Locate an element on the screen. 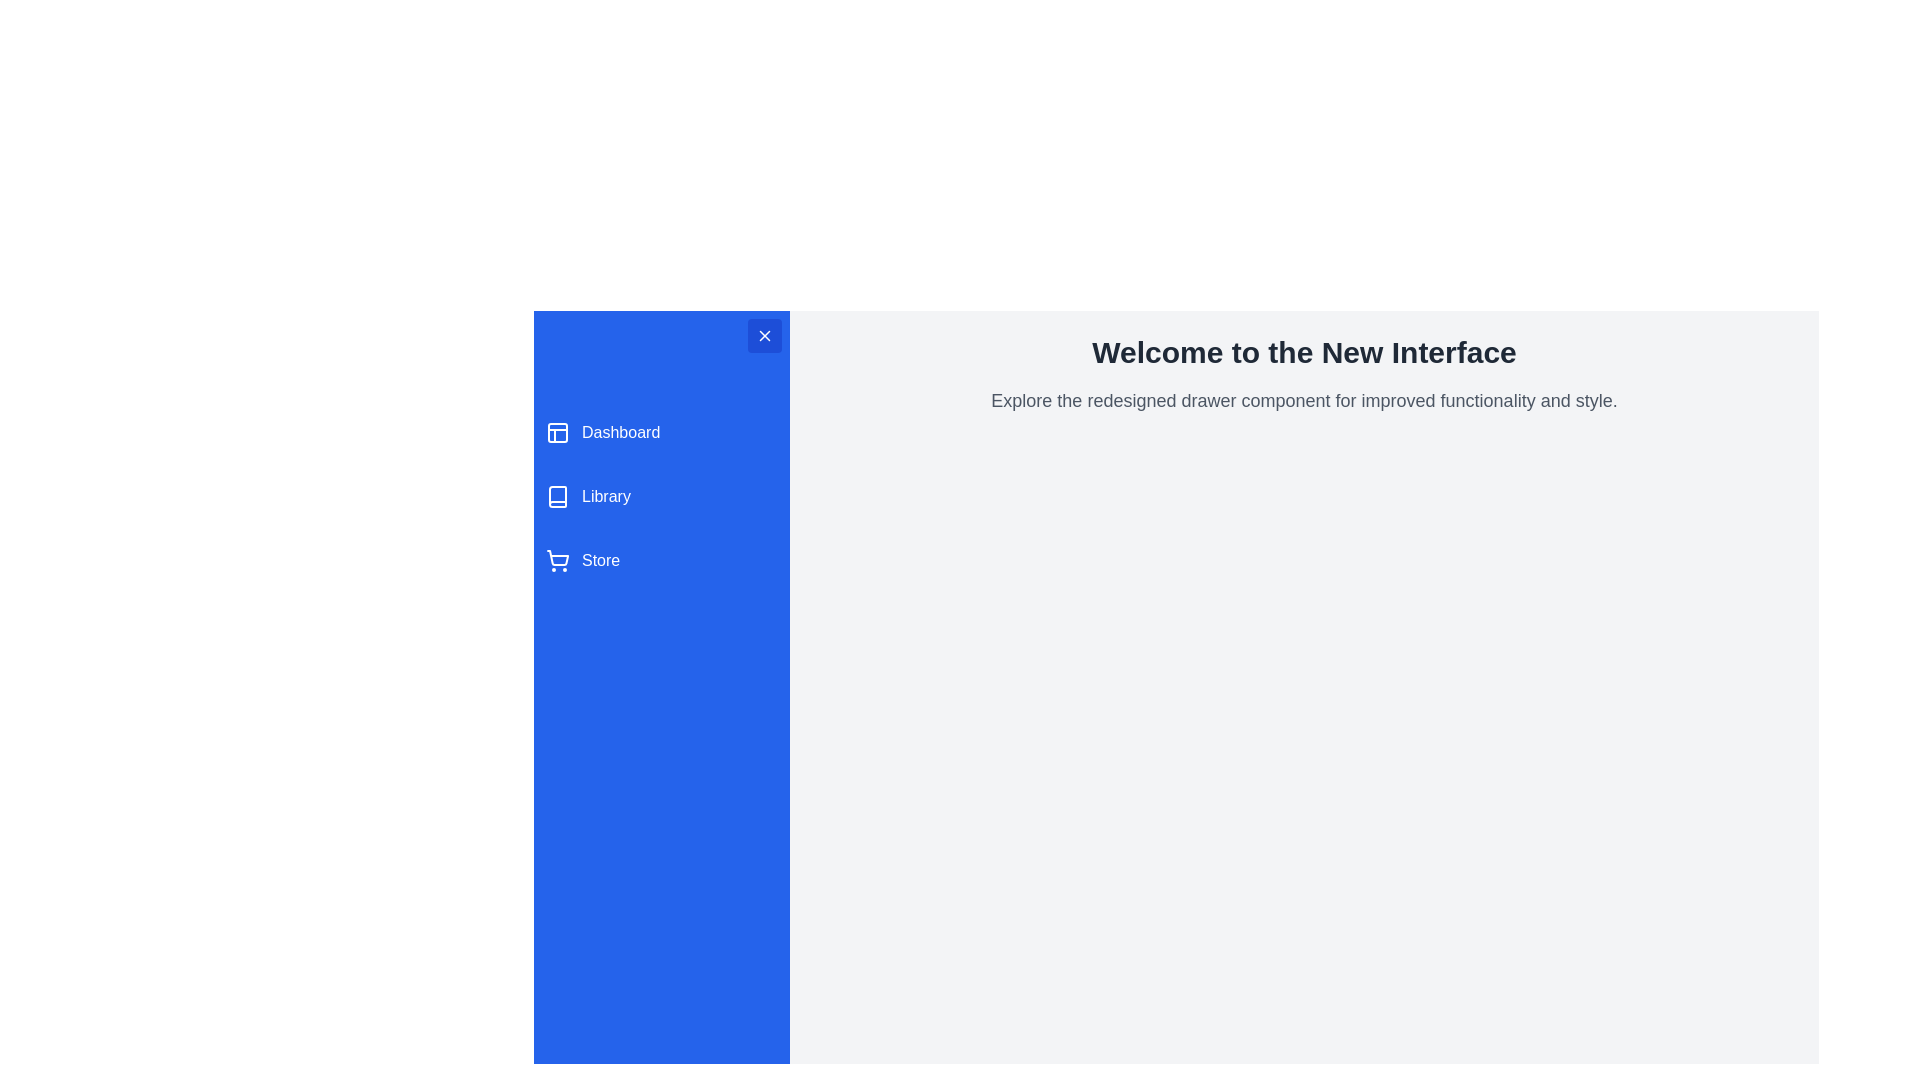 This screenshot has width=1920, height=1080. the close button located at the upper-right corner of the side panel is located at coordinates (763, 334).